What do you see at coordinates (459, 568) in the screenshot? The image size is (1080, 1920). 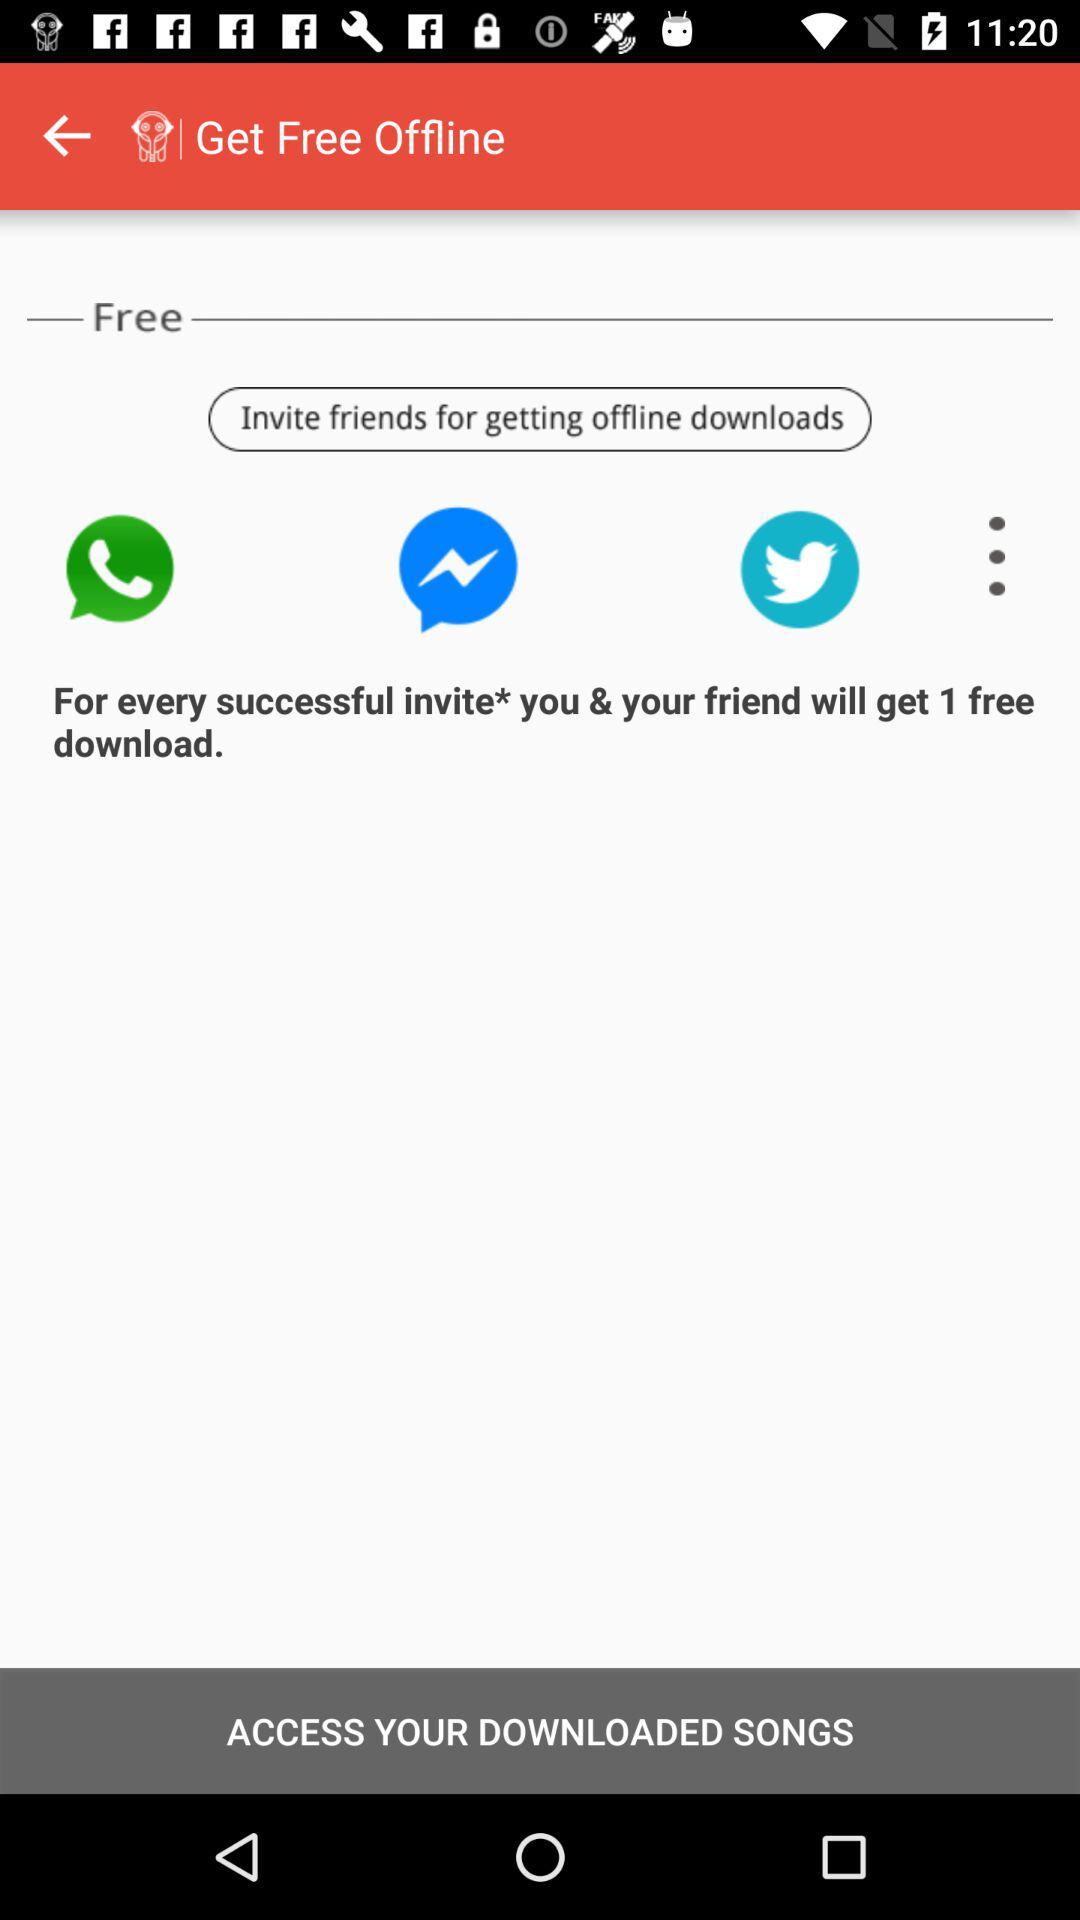 I see `click on messenger` at bounding box center [459, 568].